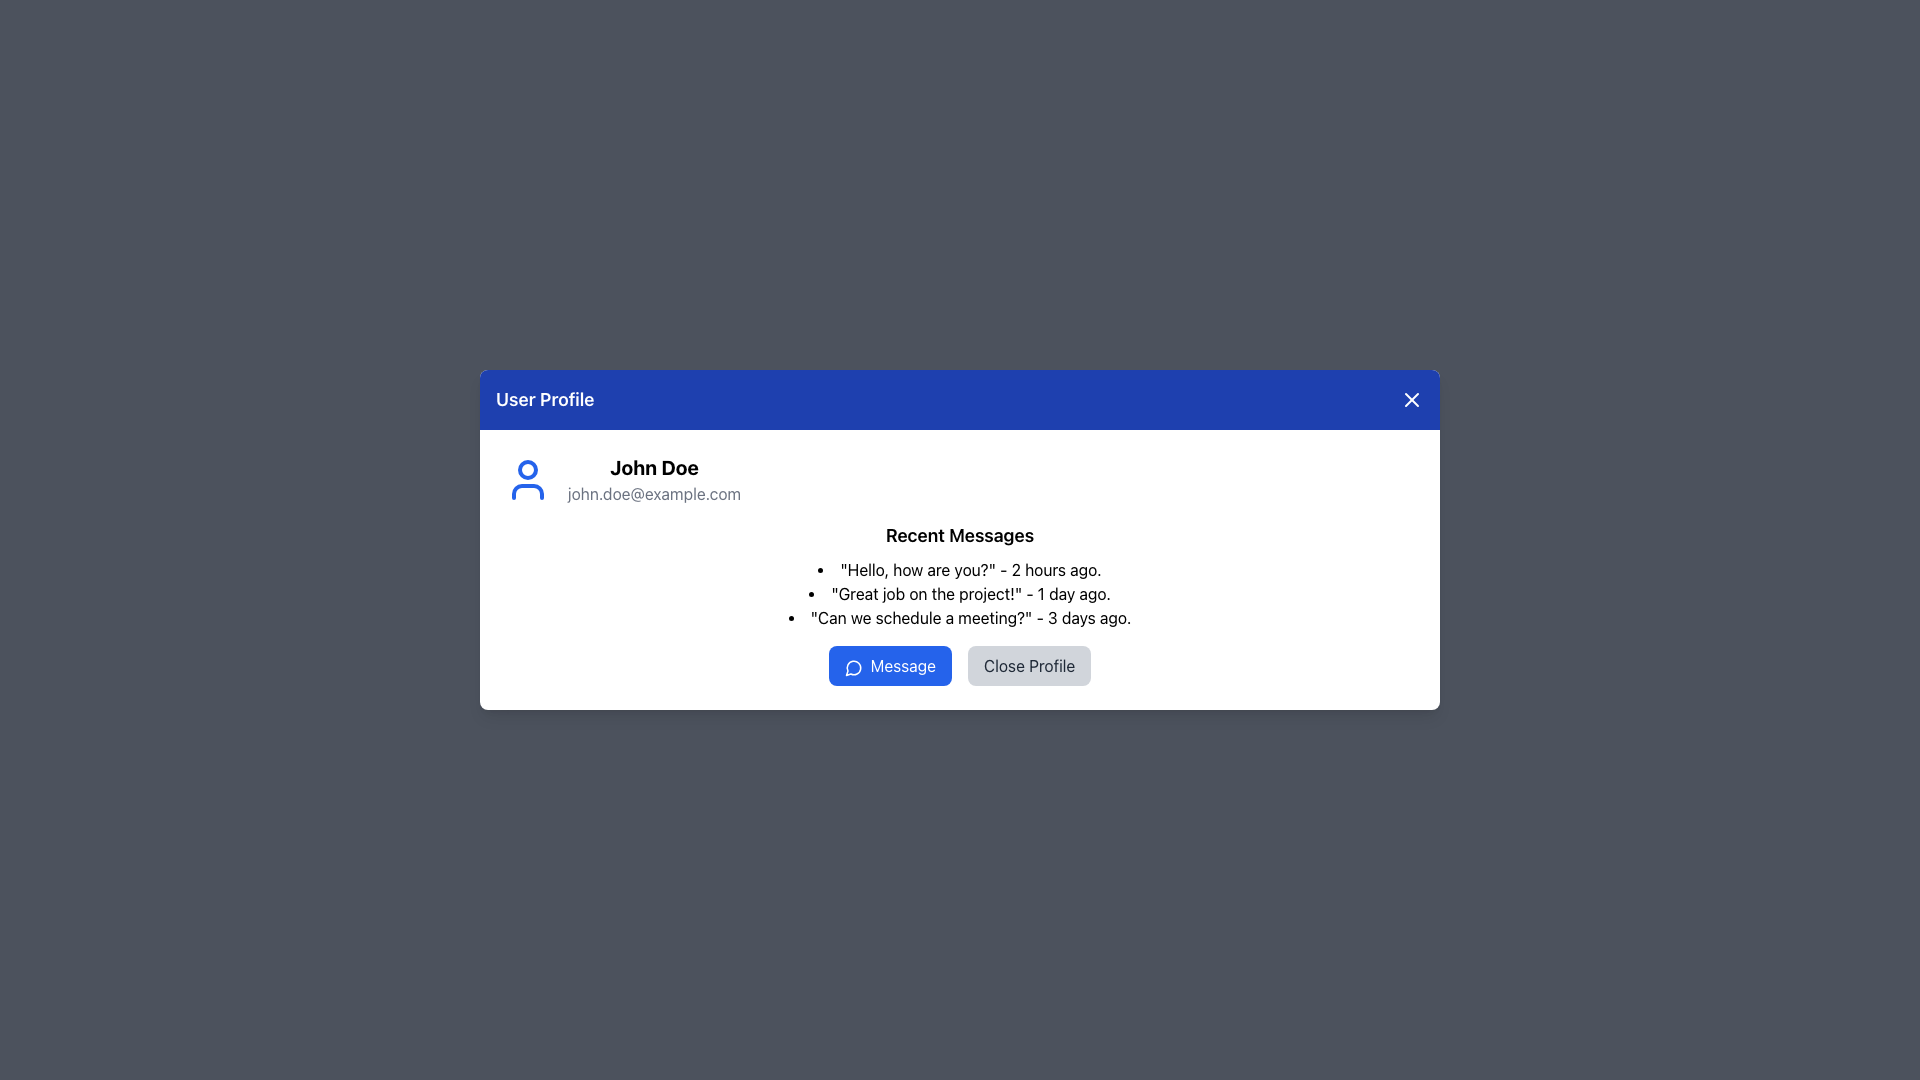 This screenshot has height=1080, width=1920. Describe the element at coordinates (1029, 666) in the screenshot. I see `the 'Close Profile' button` at that location.